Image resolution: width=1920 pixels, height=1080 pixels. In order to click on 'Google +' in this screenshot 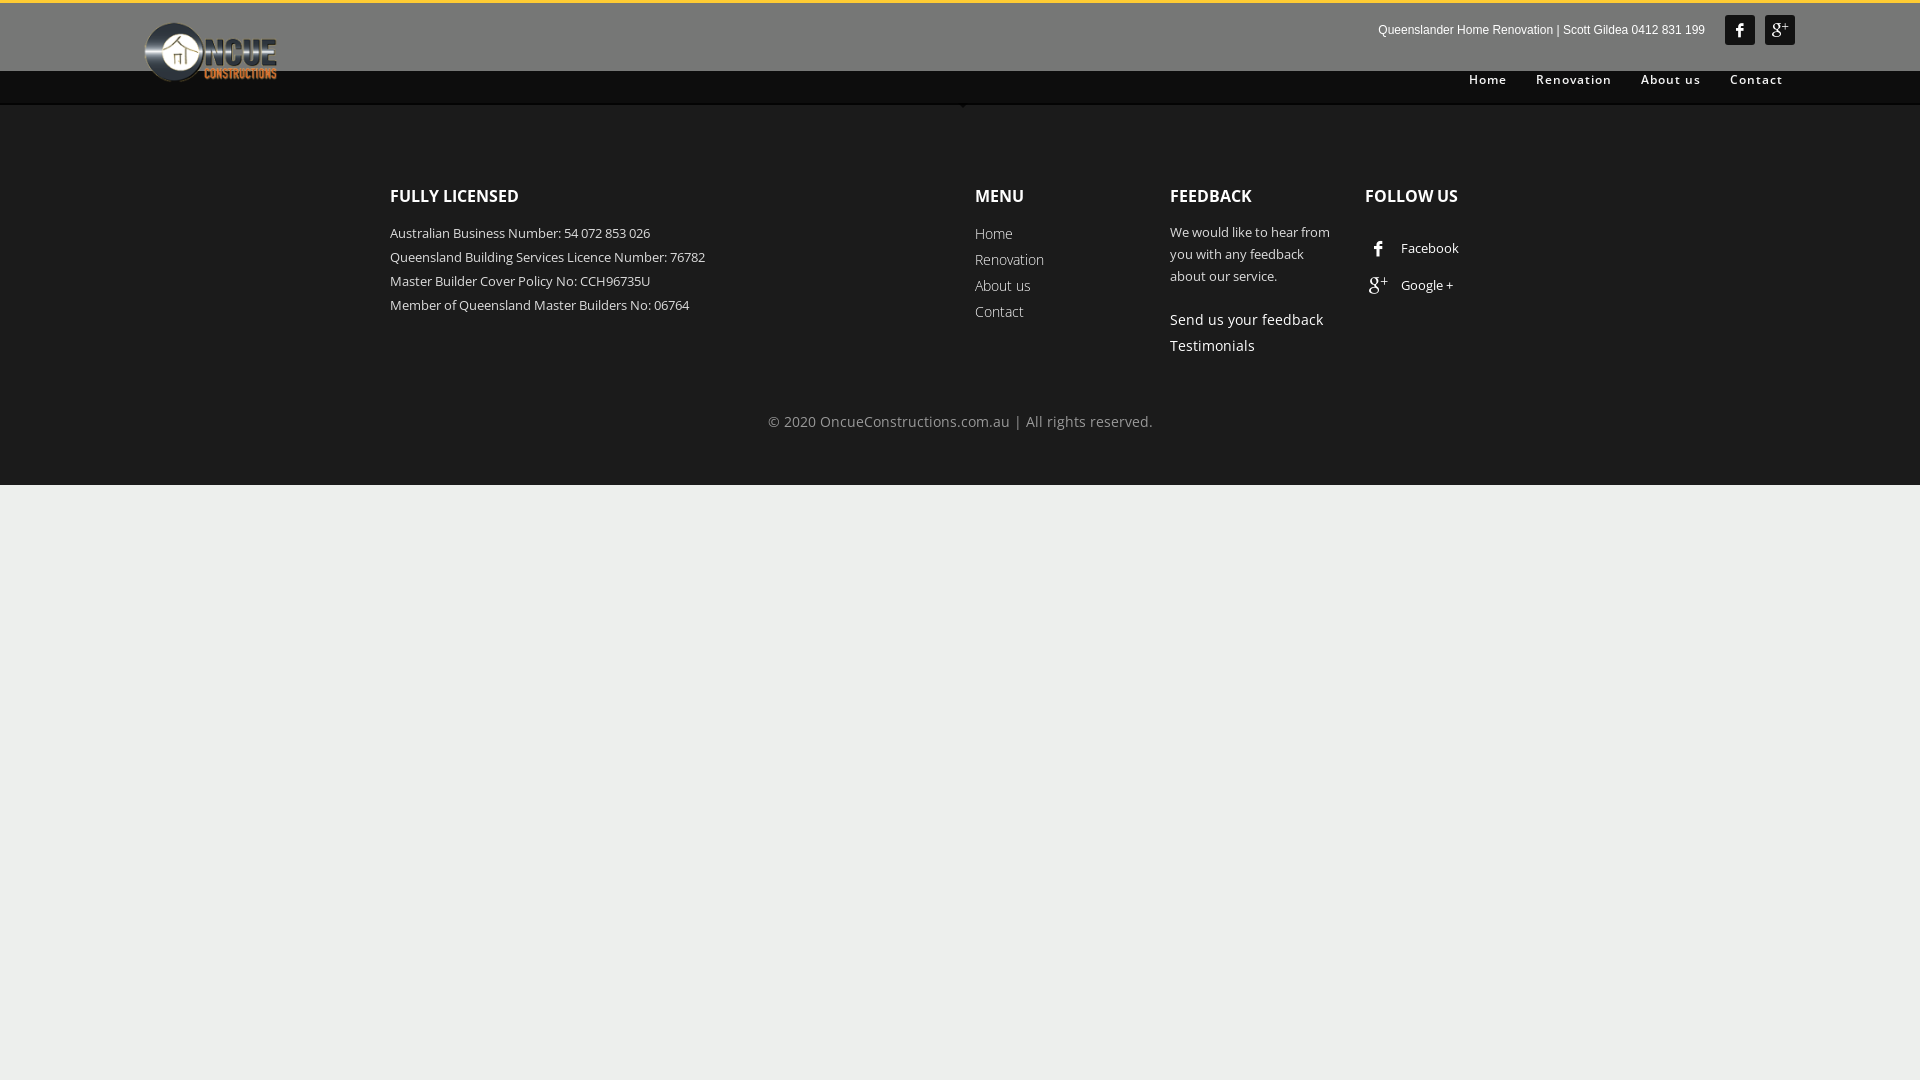, I will do `click(1412, 285)`.